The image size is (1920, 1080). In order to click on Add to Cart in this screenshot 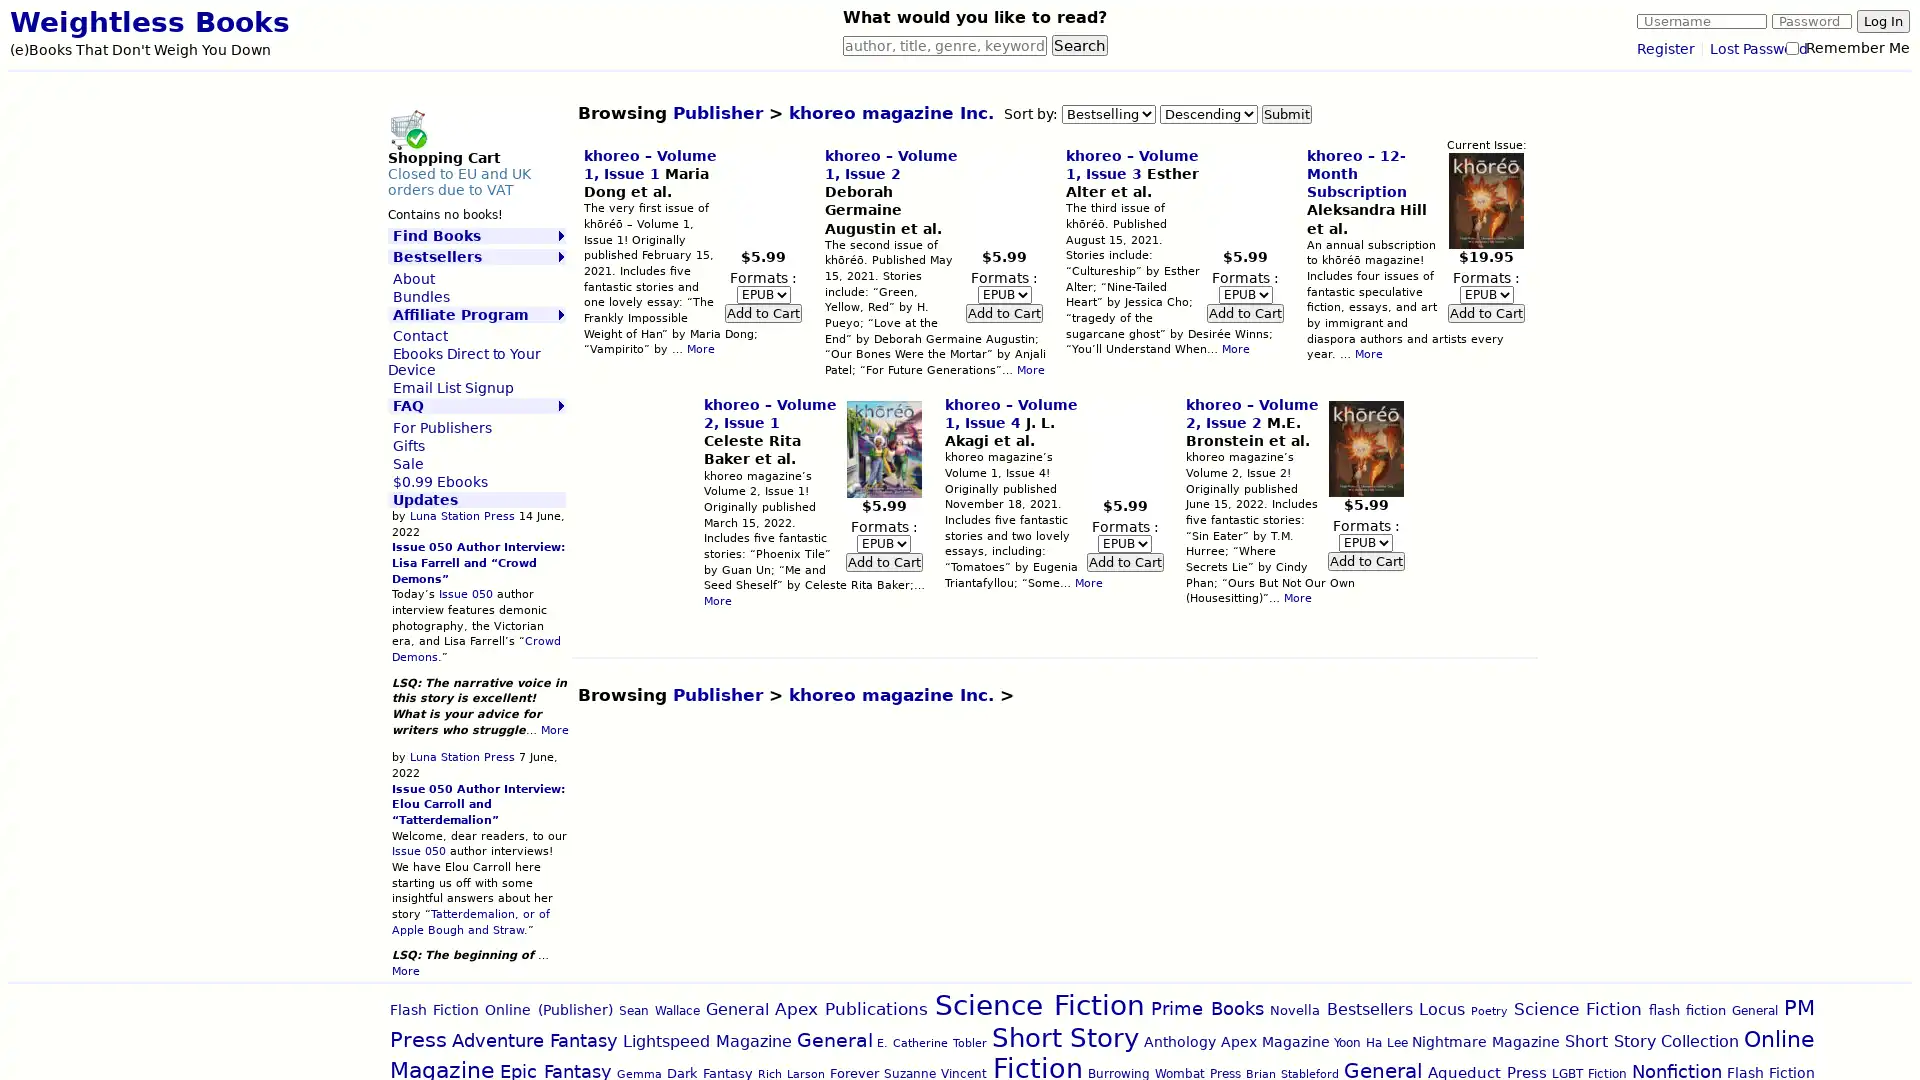, I will do `click(1124, 561)`.